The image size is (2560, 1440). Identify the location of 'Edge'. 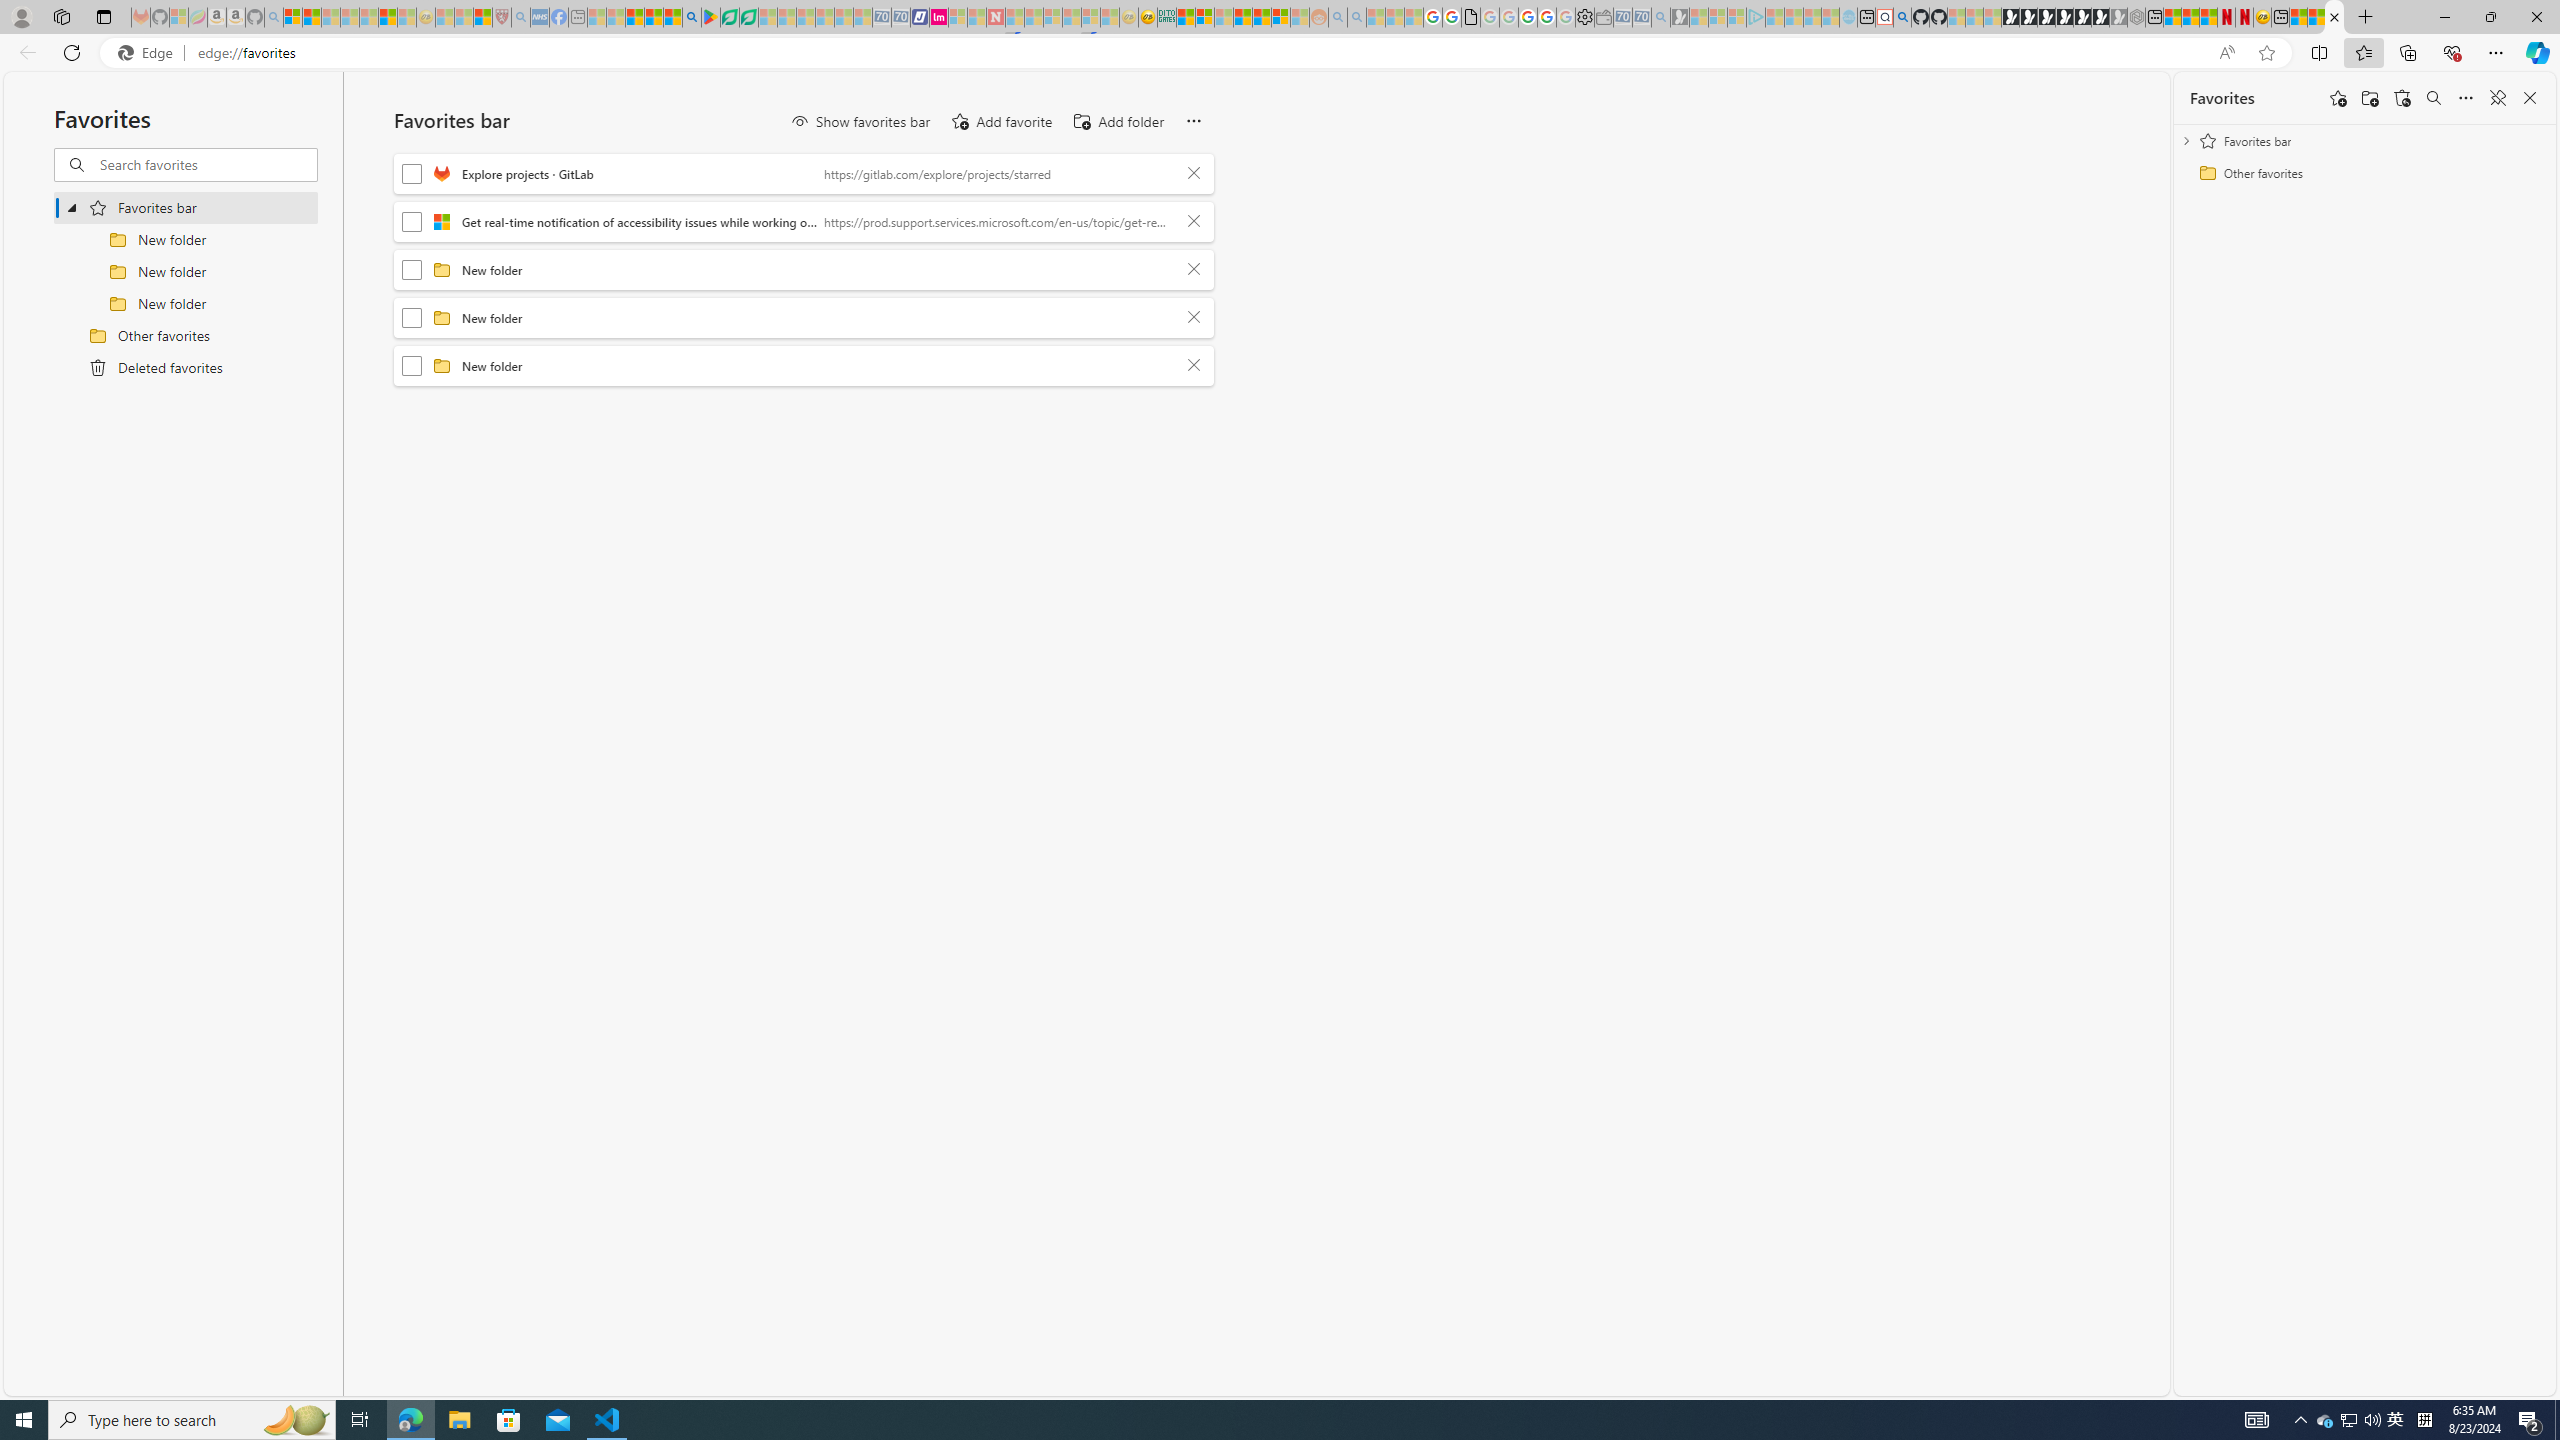
(148, 53).